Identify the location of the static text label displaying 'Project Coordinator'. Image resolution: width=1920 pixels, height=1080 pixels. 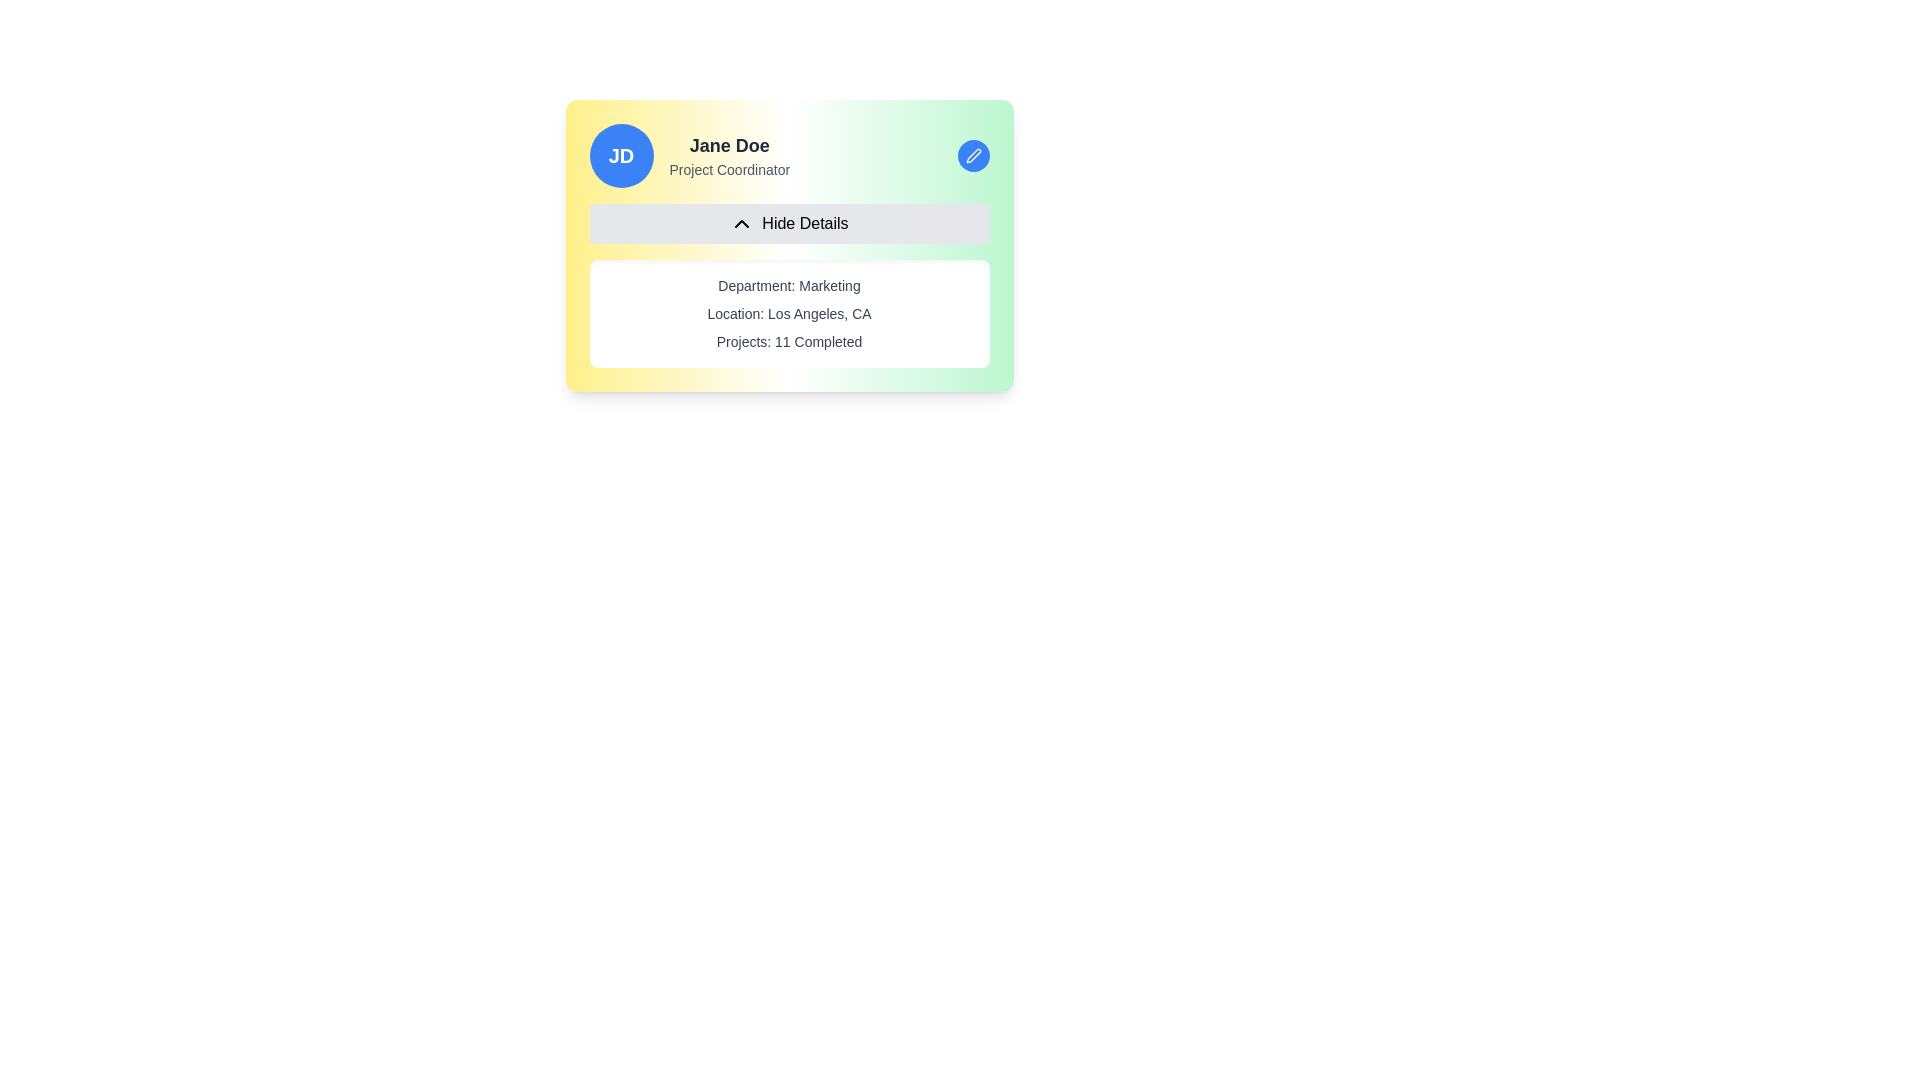
(728, 168).